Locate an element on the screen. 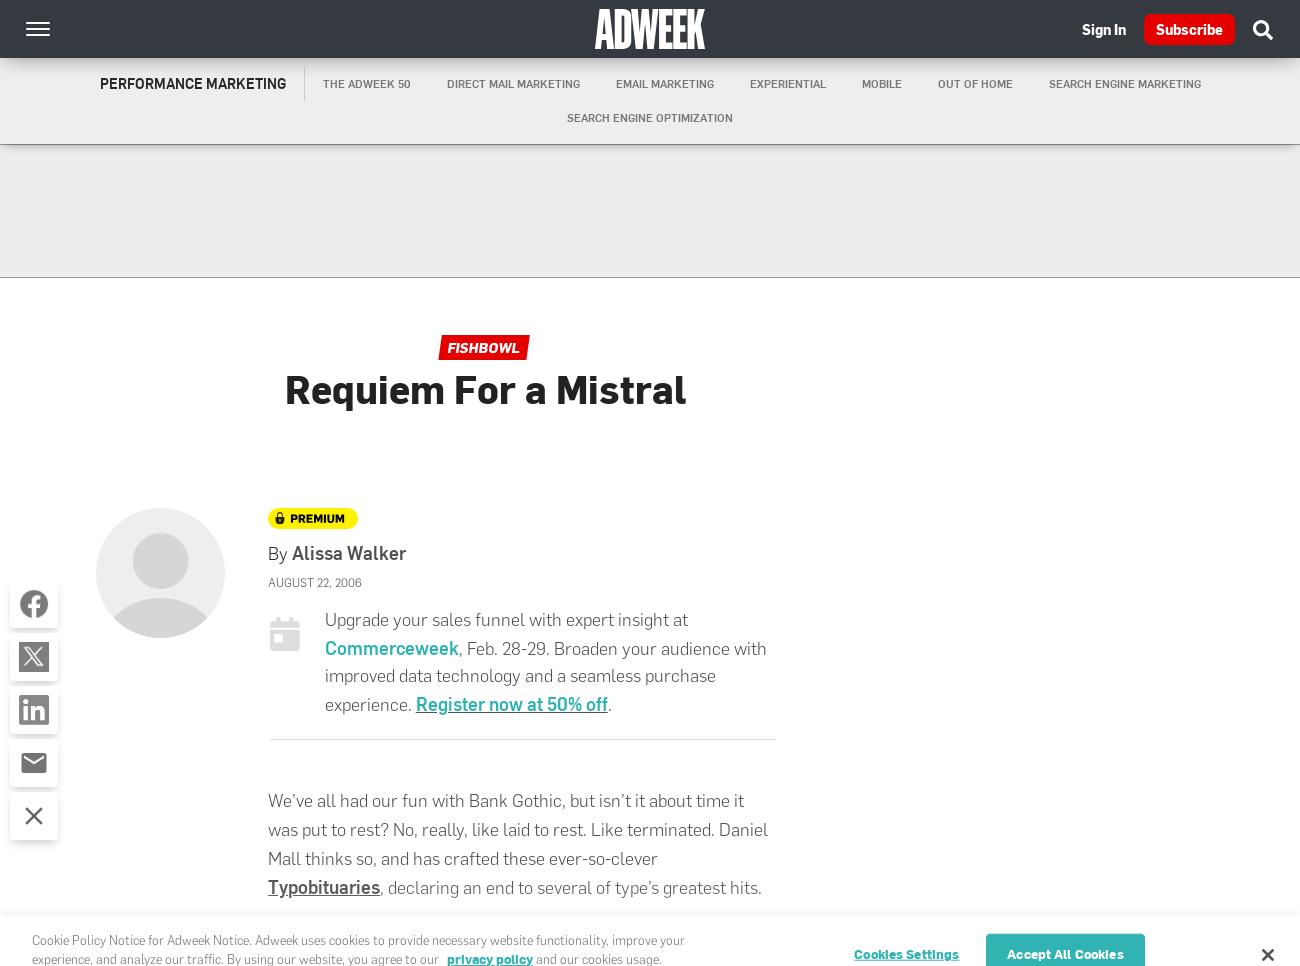 Image resolution: width=1300 pixels, height=966 pixels. ', Feb. 28-29. Broaden your audience with improved data technology and a seamless purchase experience.' is located at coordinates (543, 676).